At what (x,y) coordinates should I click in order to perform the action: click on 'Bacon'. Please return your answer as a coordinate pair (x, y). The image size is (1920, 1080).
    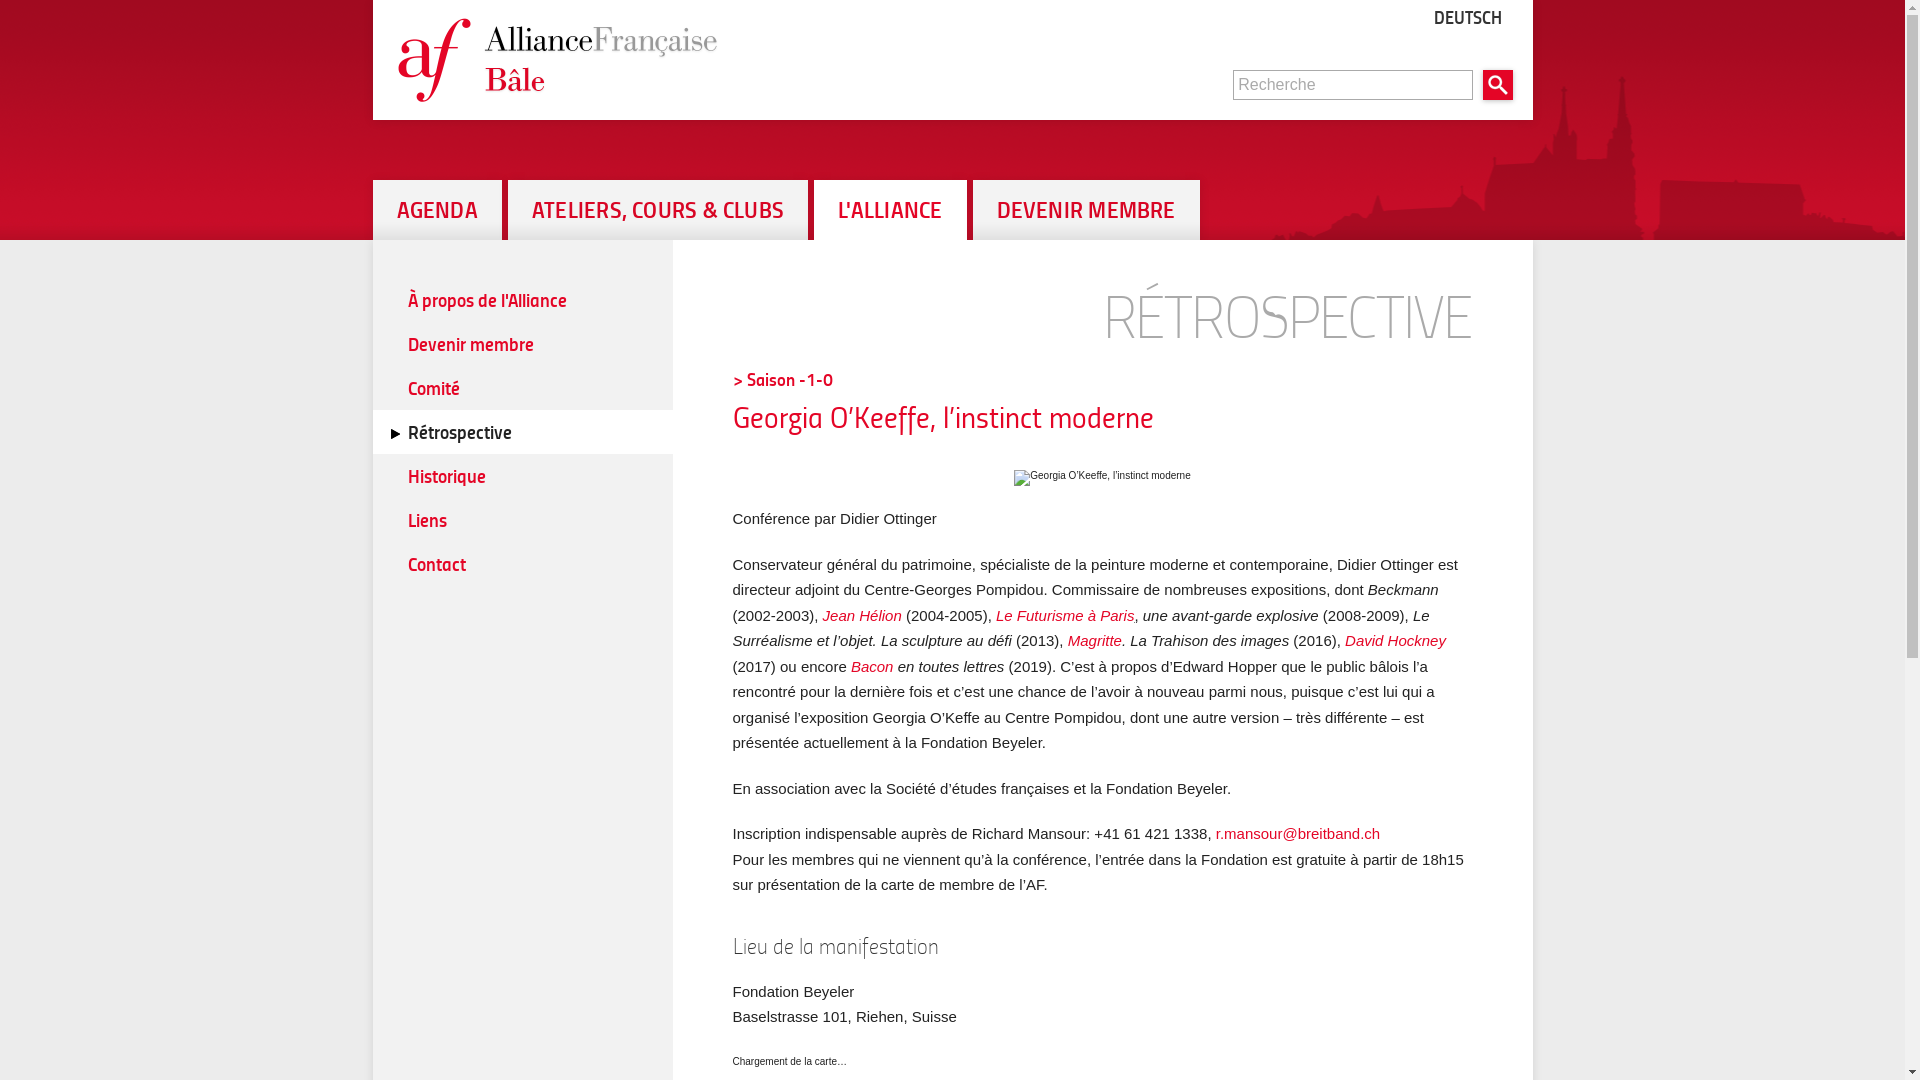
    Looking at the image, I should click on (872, 666).